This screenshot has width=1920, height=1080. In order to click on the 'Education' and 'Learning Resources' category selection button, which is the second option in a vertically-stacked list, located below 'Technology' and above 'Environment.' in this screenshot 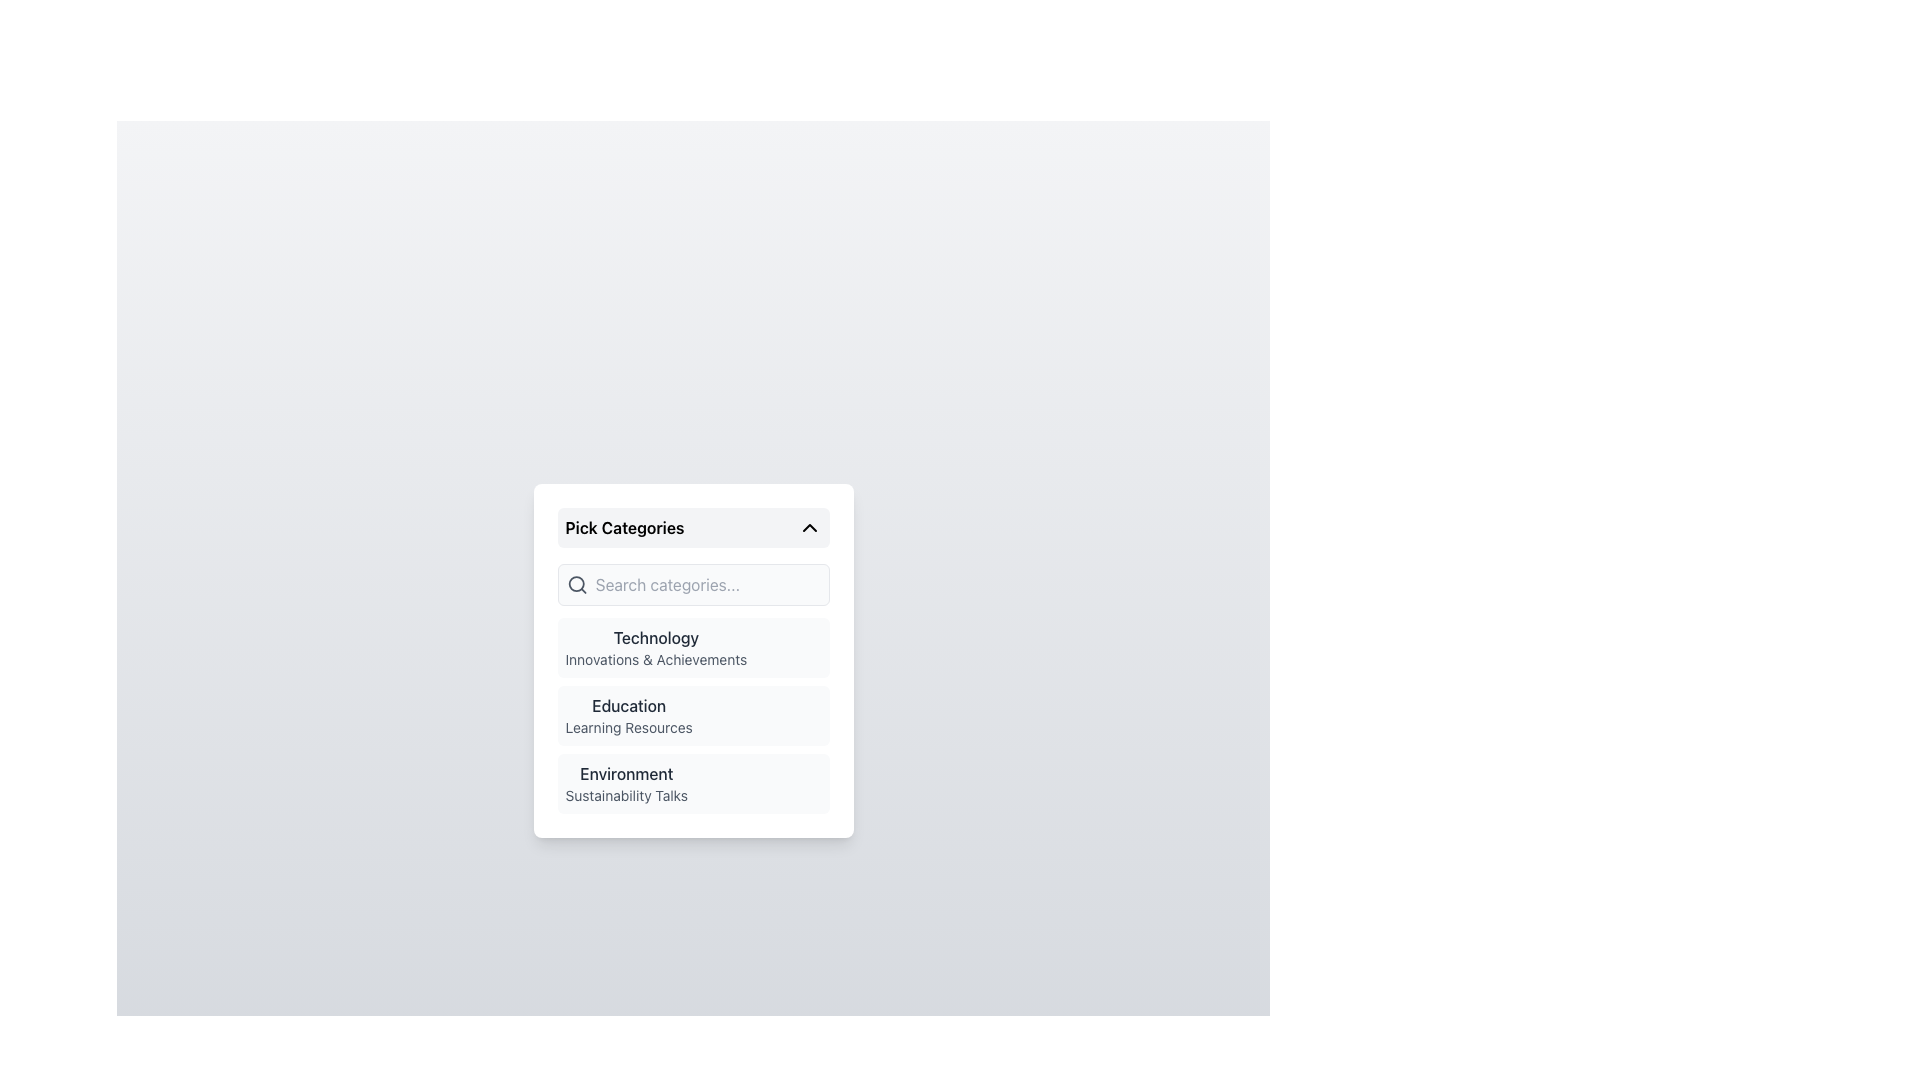, I will do `click(693, 715)`.